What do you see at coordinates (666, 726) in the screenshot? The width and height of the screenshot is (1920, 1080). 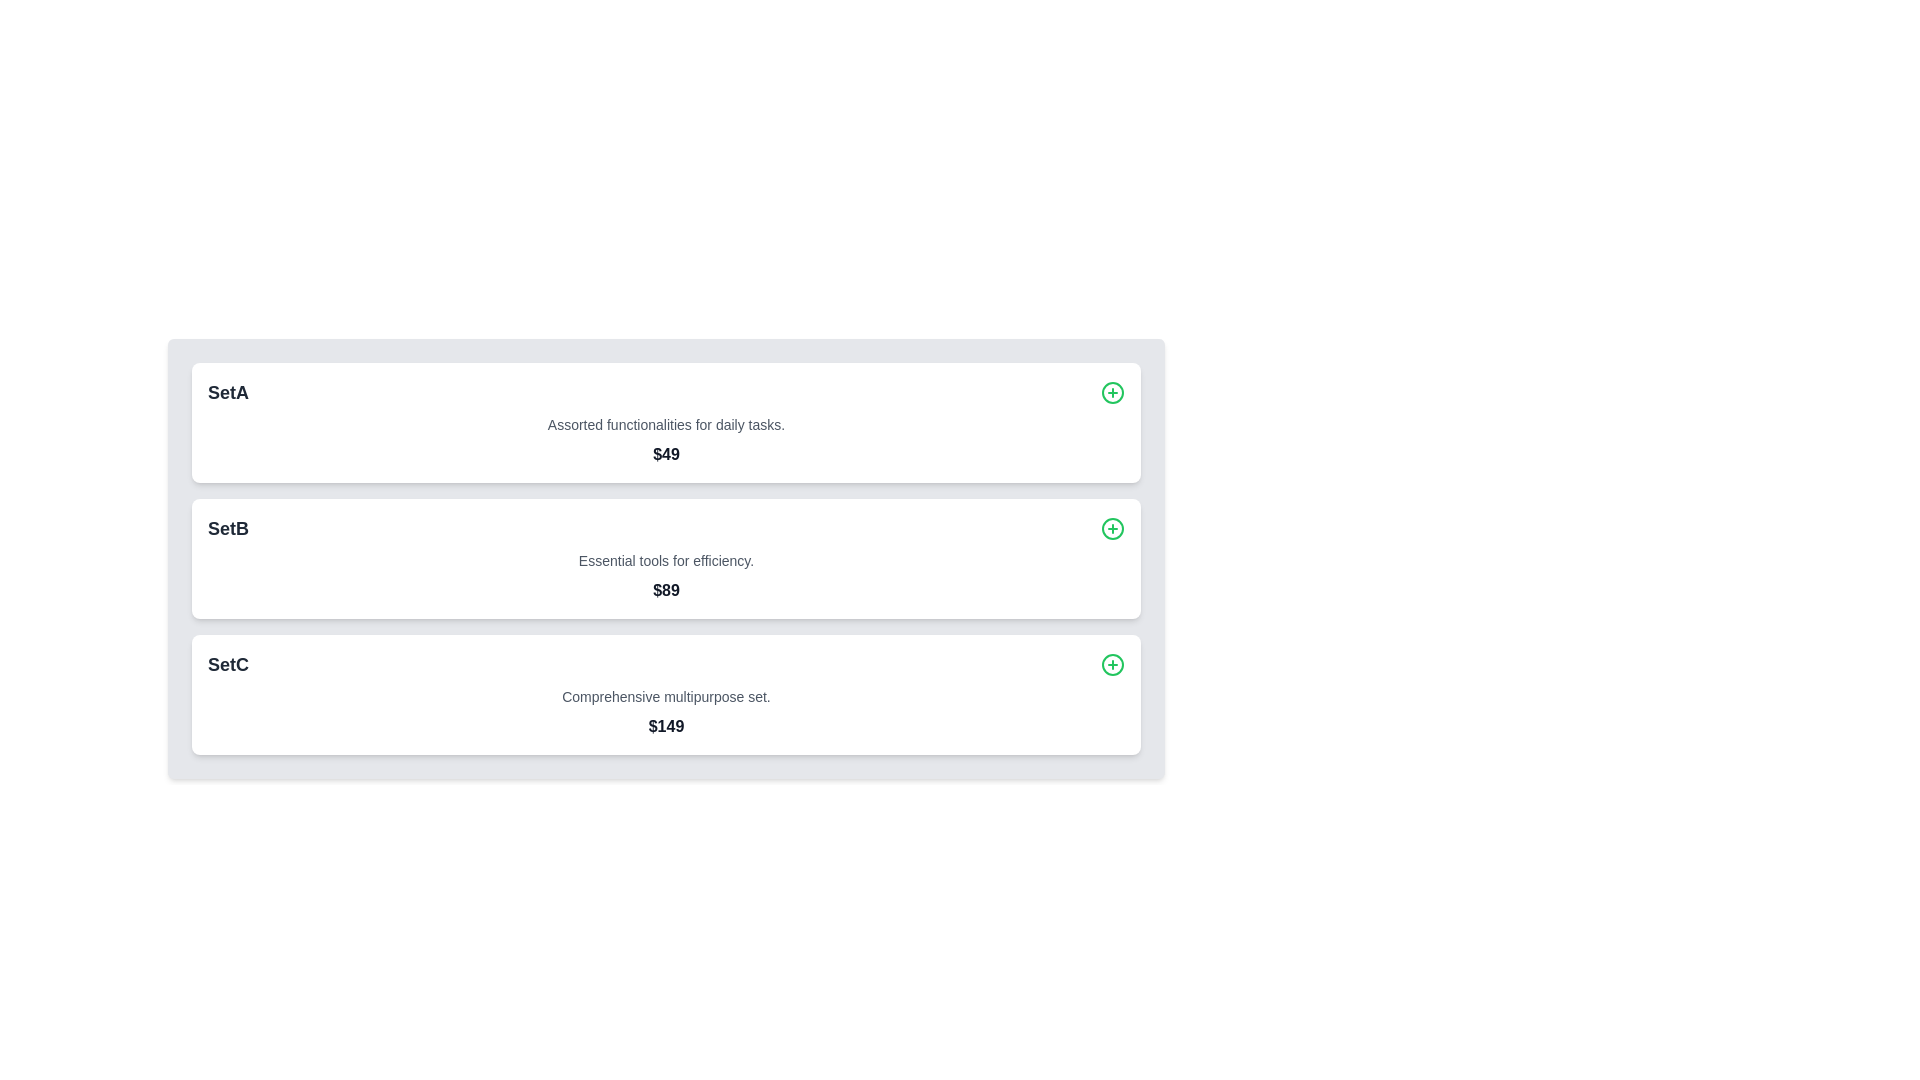 I see `the price text displaying '$149' located beneath the description 'Comprehensive multipurpose set' in the bottom section of the 'SetC' item card` at bounding box center [666, 726].